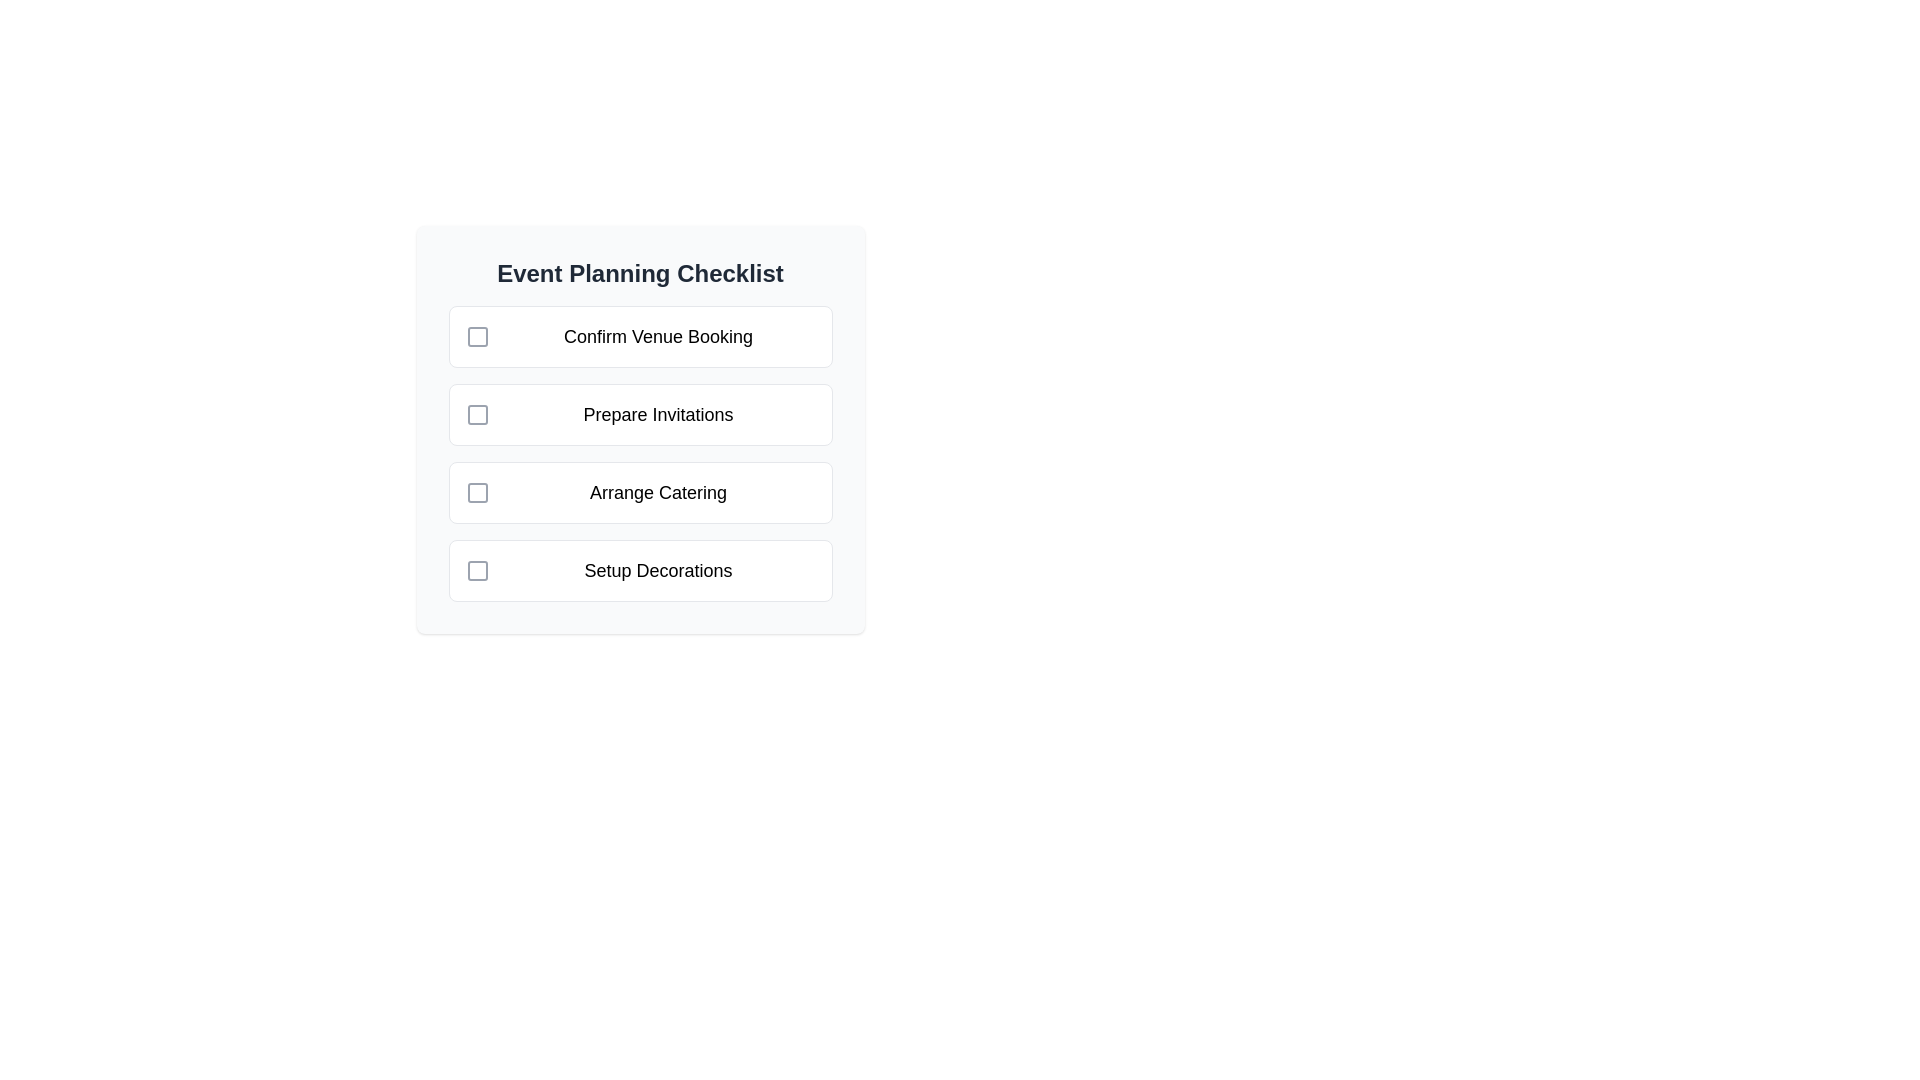 This screenshot has width=1920, height=1080. I want to click on the checkbox located to the left of the text 'Confirm Venue Booking', so click(476, 335).